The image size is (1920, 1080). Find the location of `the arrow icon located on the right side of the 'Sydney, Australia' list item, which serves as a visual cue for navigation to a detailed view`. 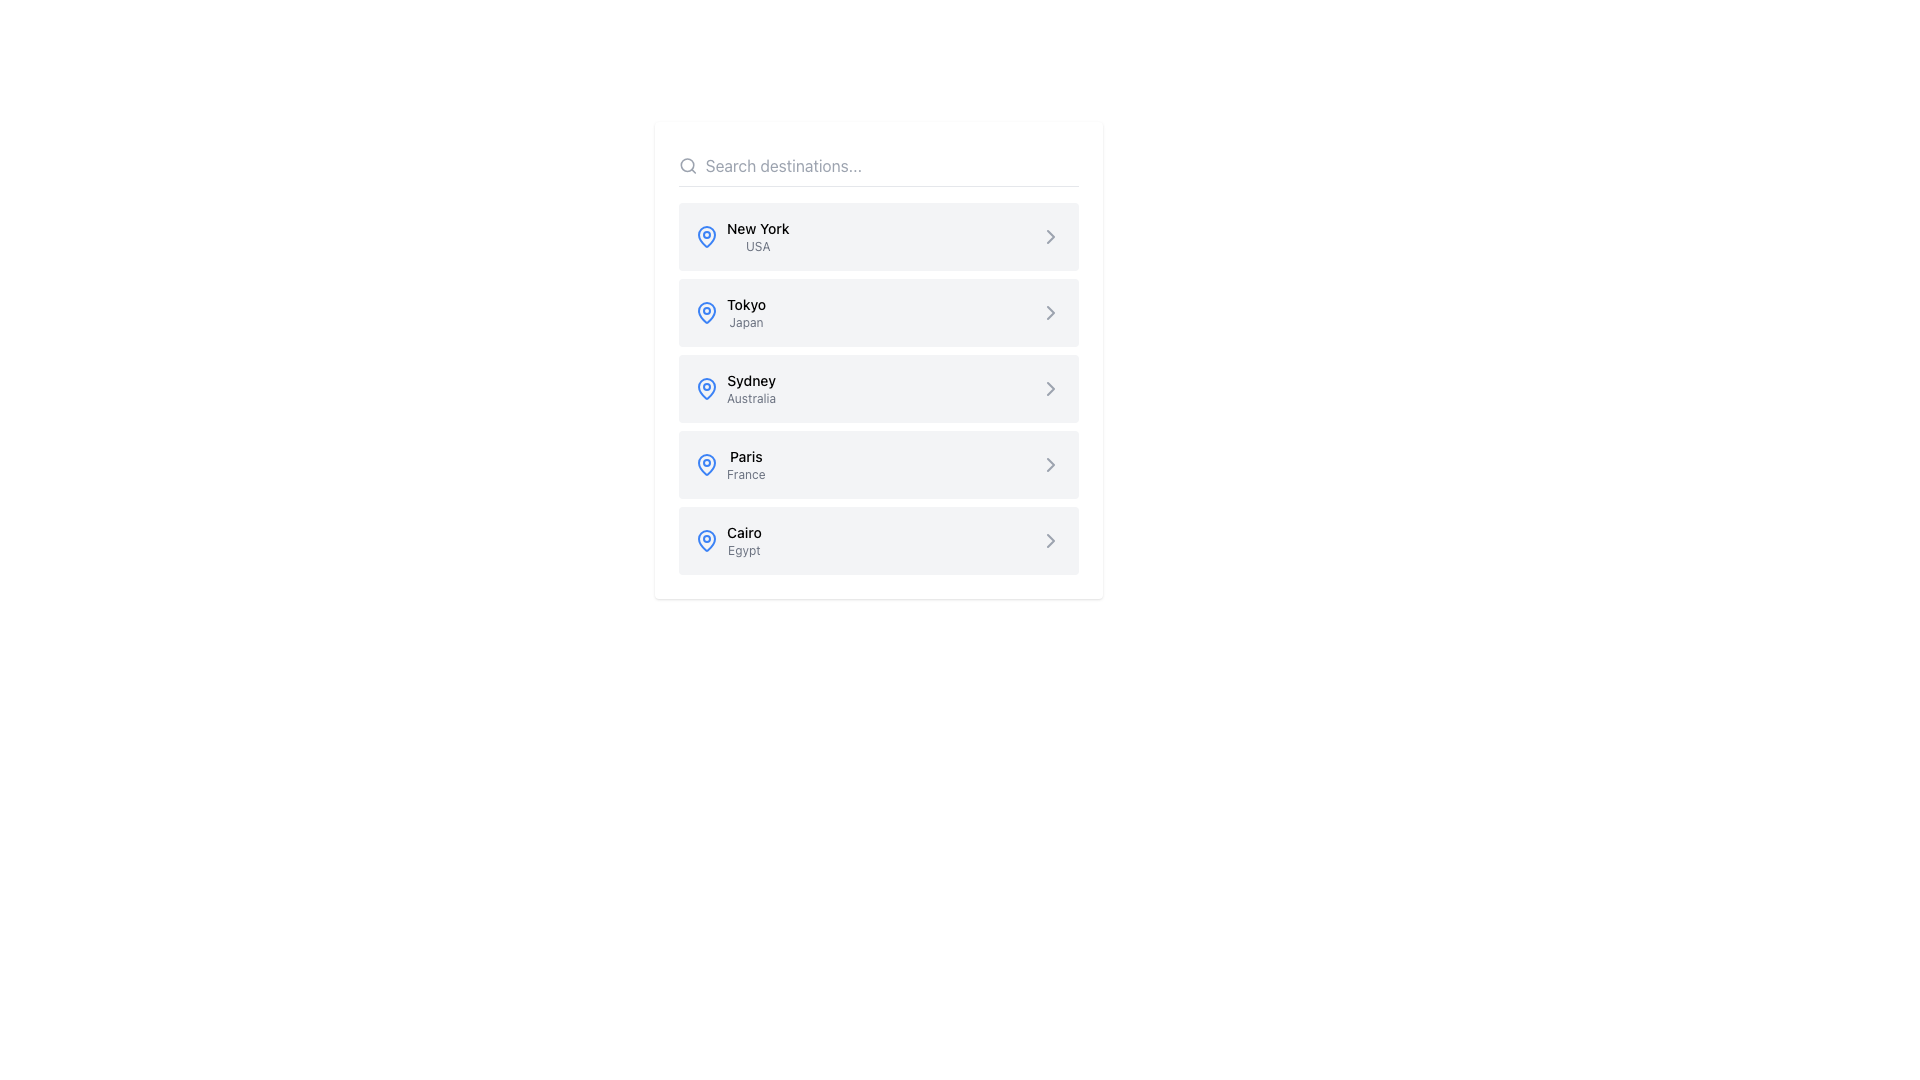

the arrow icon located on the right side of the 'Sydney, Australia' list item, which serves as a visual cue for navigation to a detailed view is located at coordinates (1050, 389).